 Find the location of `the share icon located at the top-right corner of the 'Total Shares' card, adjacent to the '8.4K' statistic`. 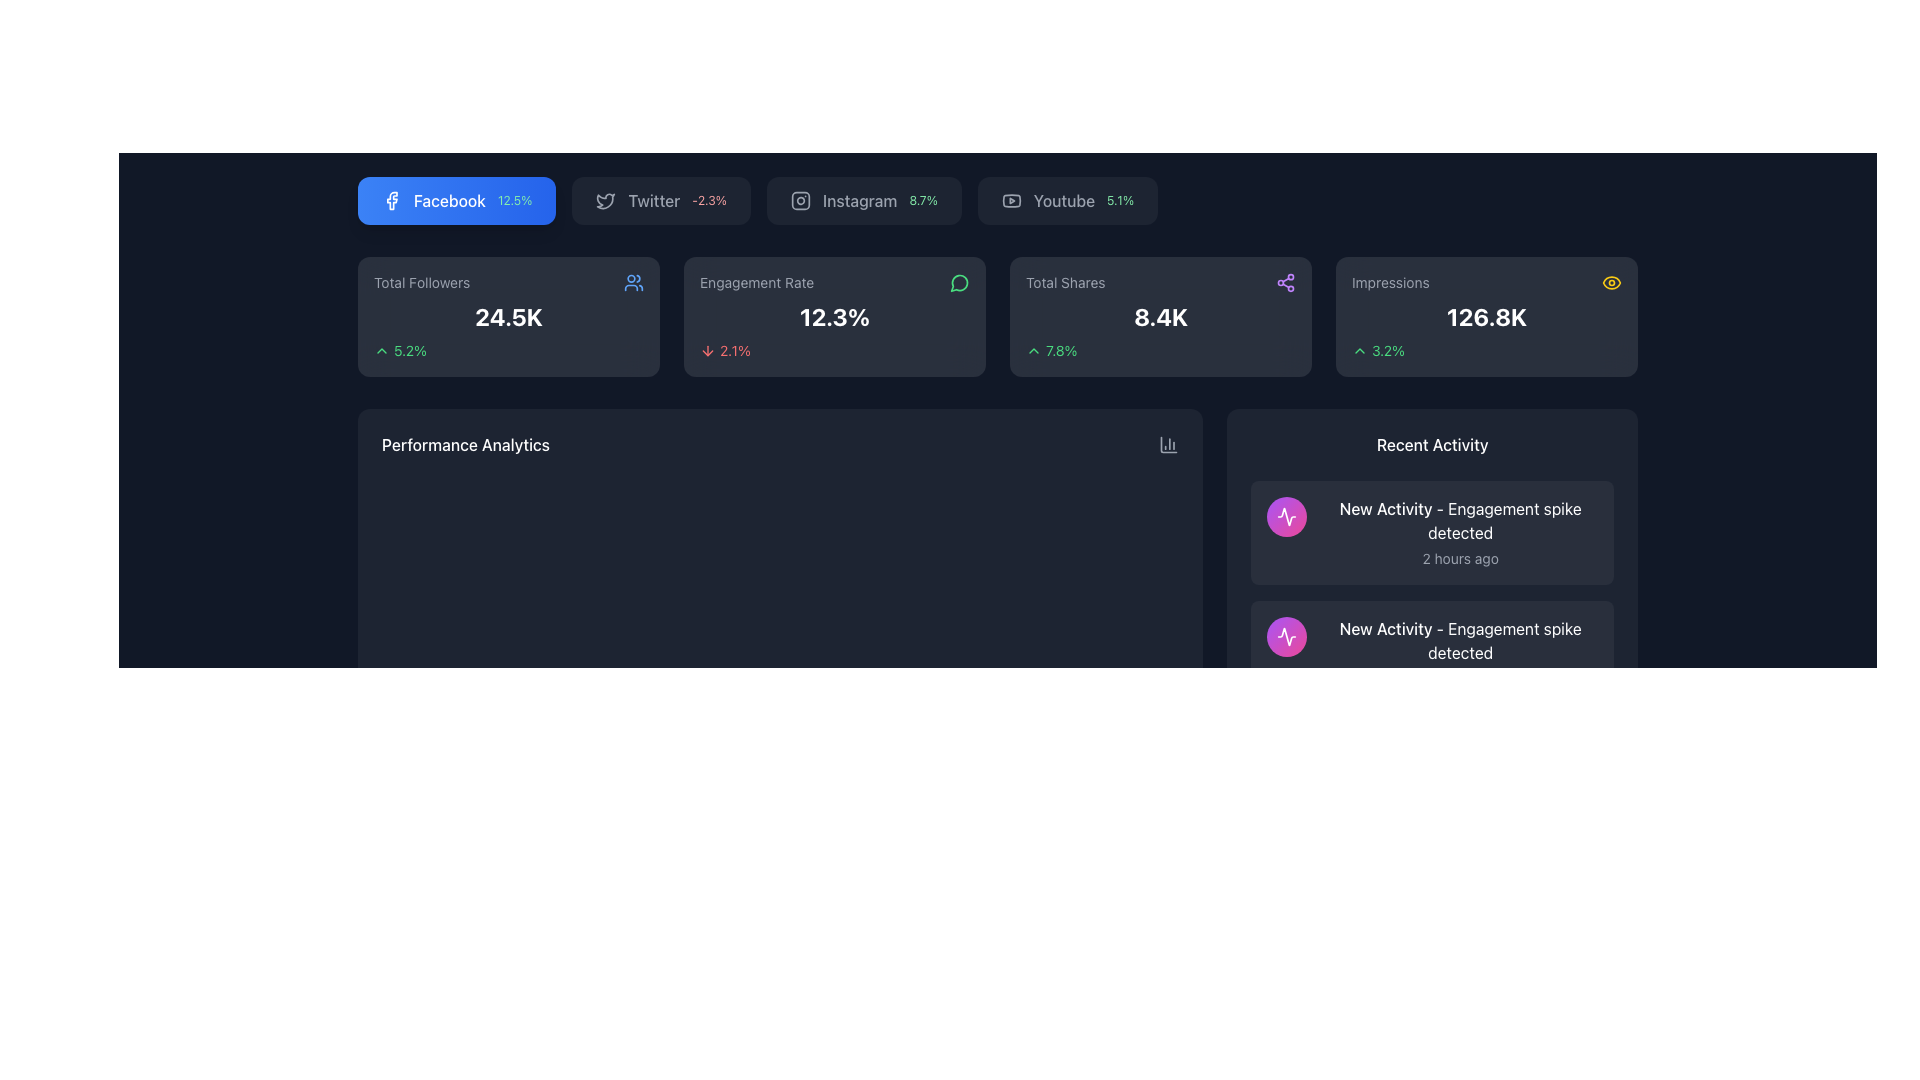

the share icon located at the top-right corner of the 'Total Shares' card, adjacent to the '8.4K' statistic is located at coordinates (1286, 282).